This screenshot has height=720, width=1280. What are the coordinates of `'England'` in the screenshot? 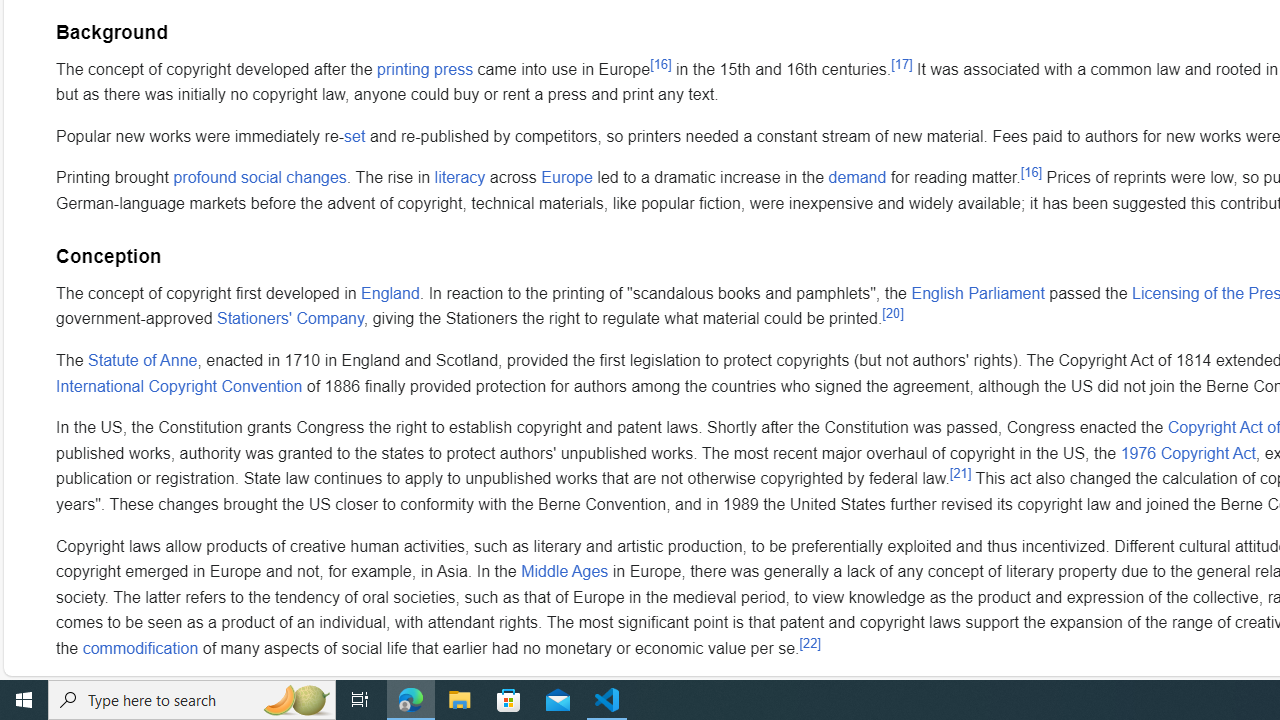 It's located at (390, 292).